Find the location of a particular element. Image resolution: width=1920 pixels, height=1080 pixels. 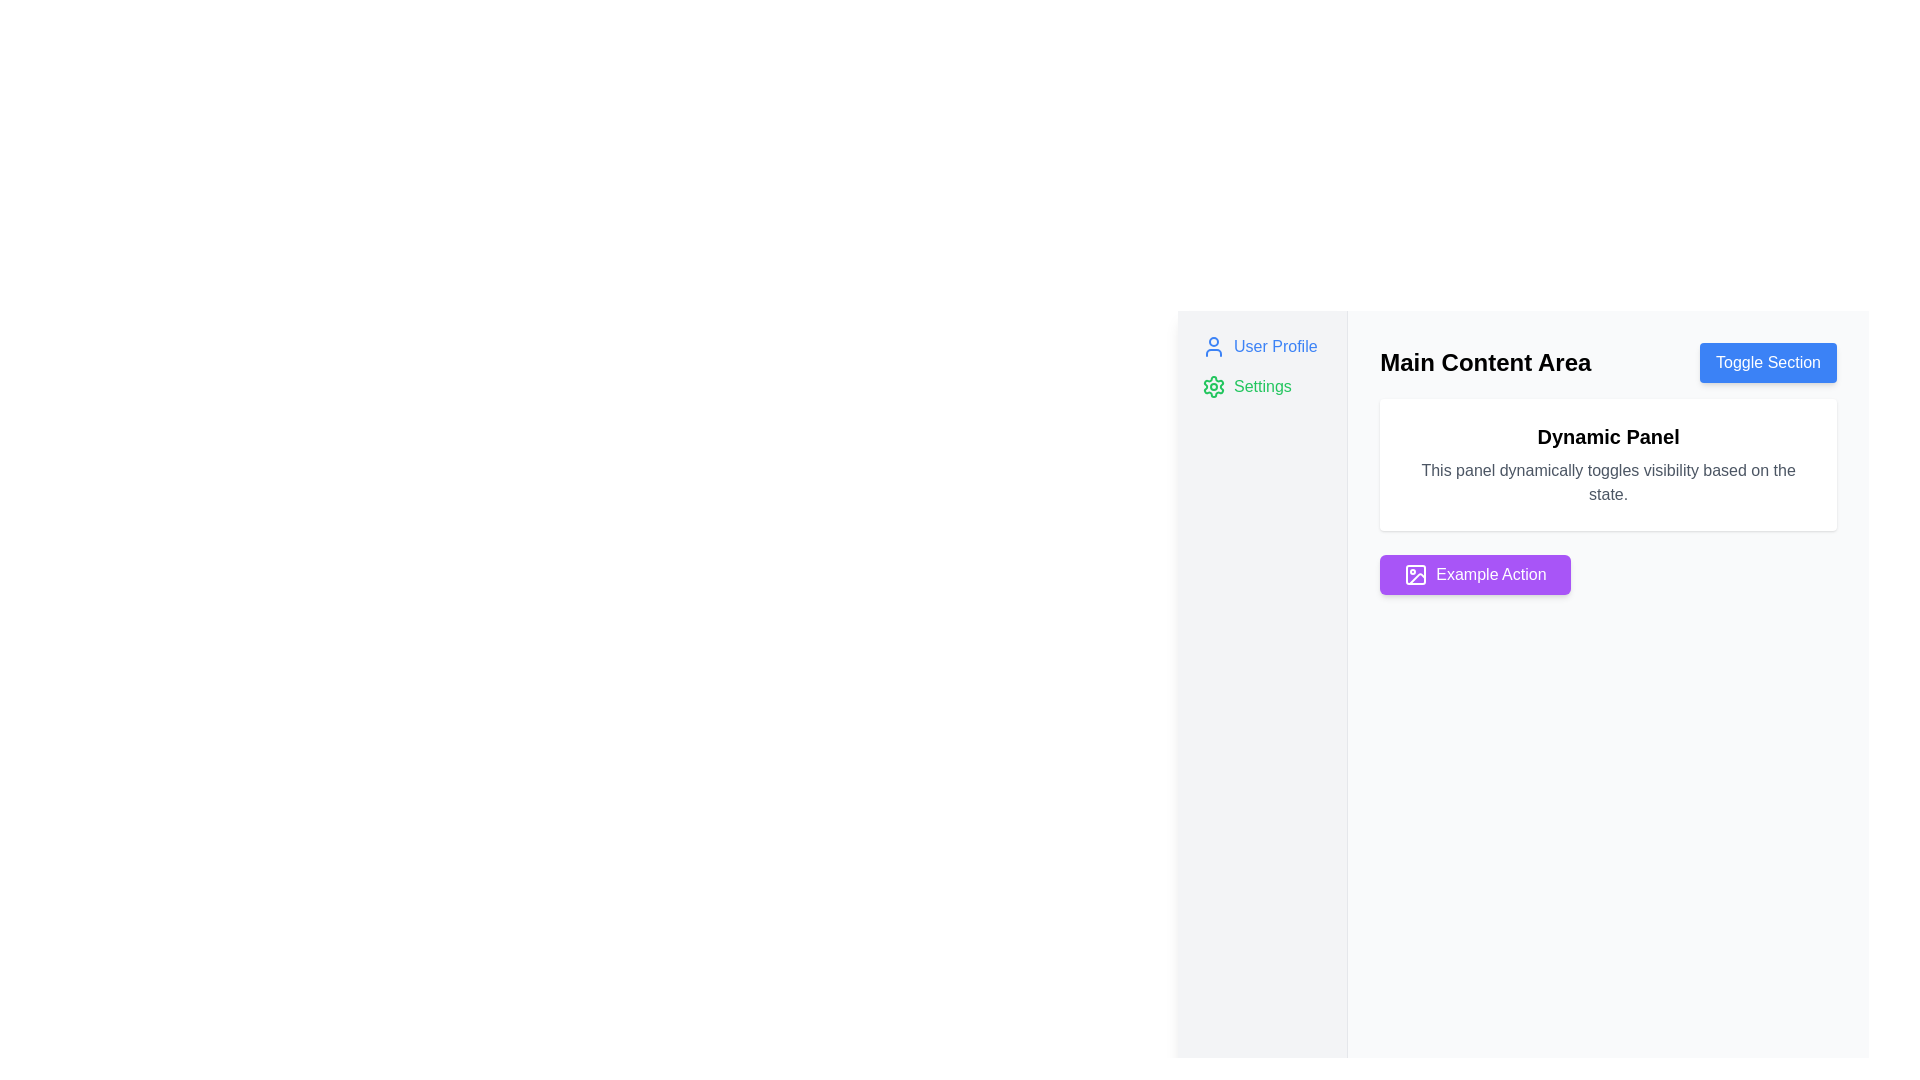

the user profile icon, which is a blue silhouette of a user profile located at the top left of the side menu, next to the 'User Profile' text is located at coordinates (1213, 346).